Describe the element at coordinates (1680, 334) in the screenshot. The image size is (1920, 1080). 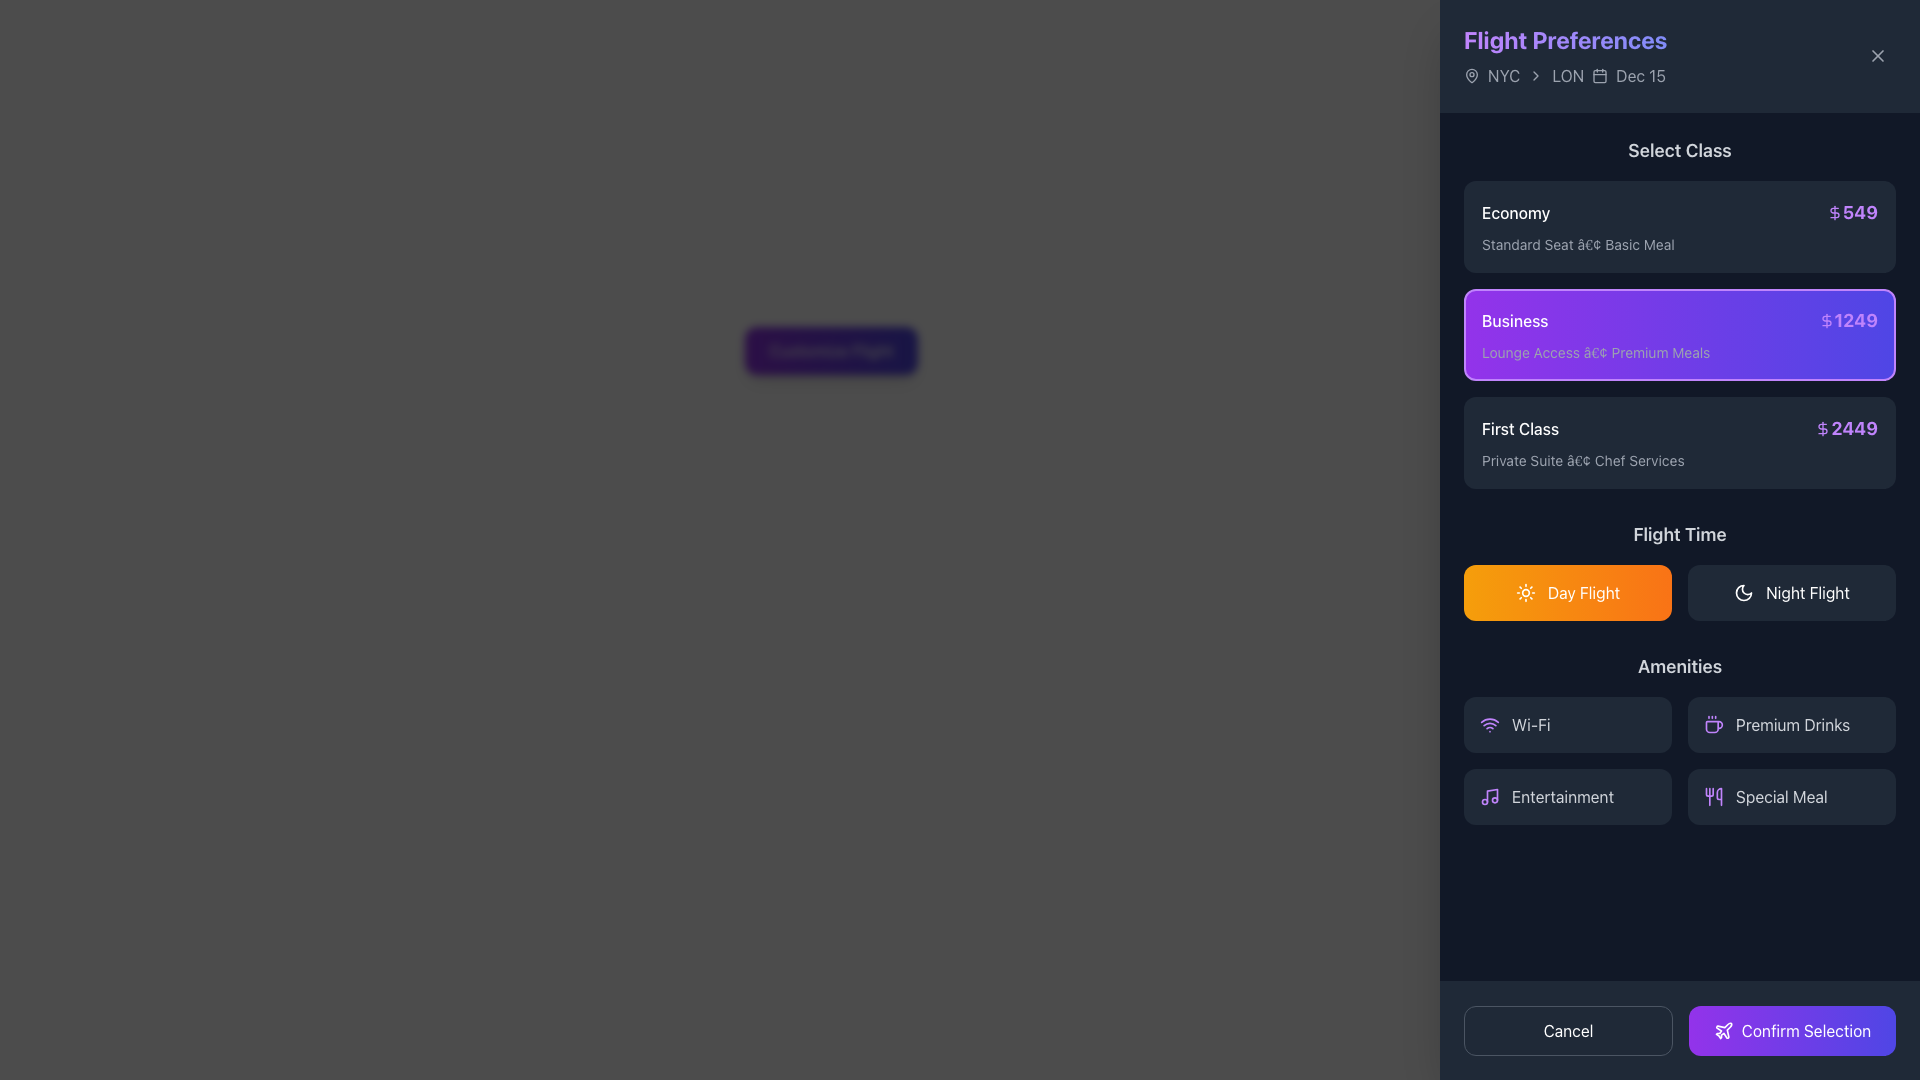
I see `the 'Business' class selection button located below the 'Economy' option and above the 'First Class' option for accessibility navigation` at that location.